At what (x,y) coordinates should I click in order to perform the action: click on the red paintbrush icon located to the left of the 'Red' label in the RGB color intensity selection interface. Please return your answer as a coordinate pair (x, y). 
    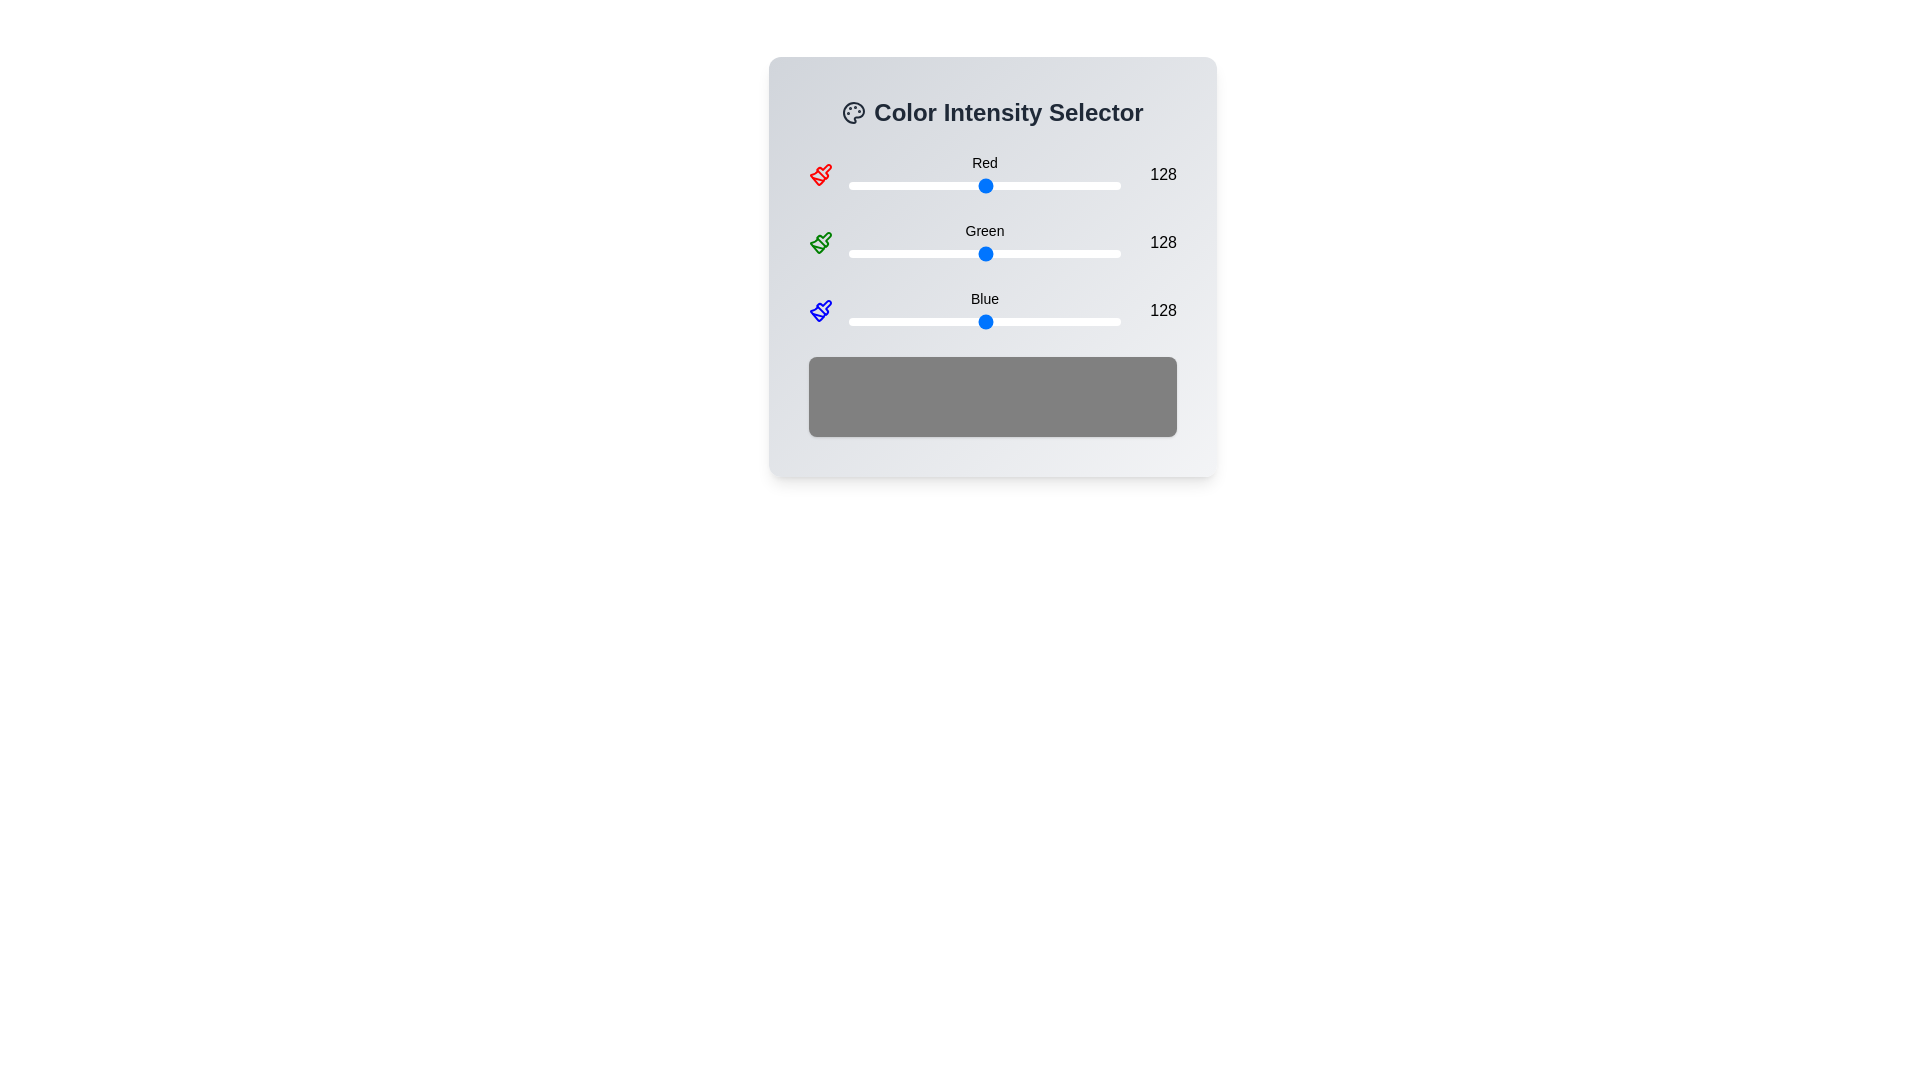
    Looking at the image, I should click on (824, 170).